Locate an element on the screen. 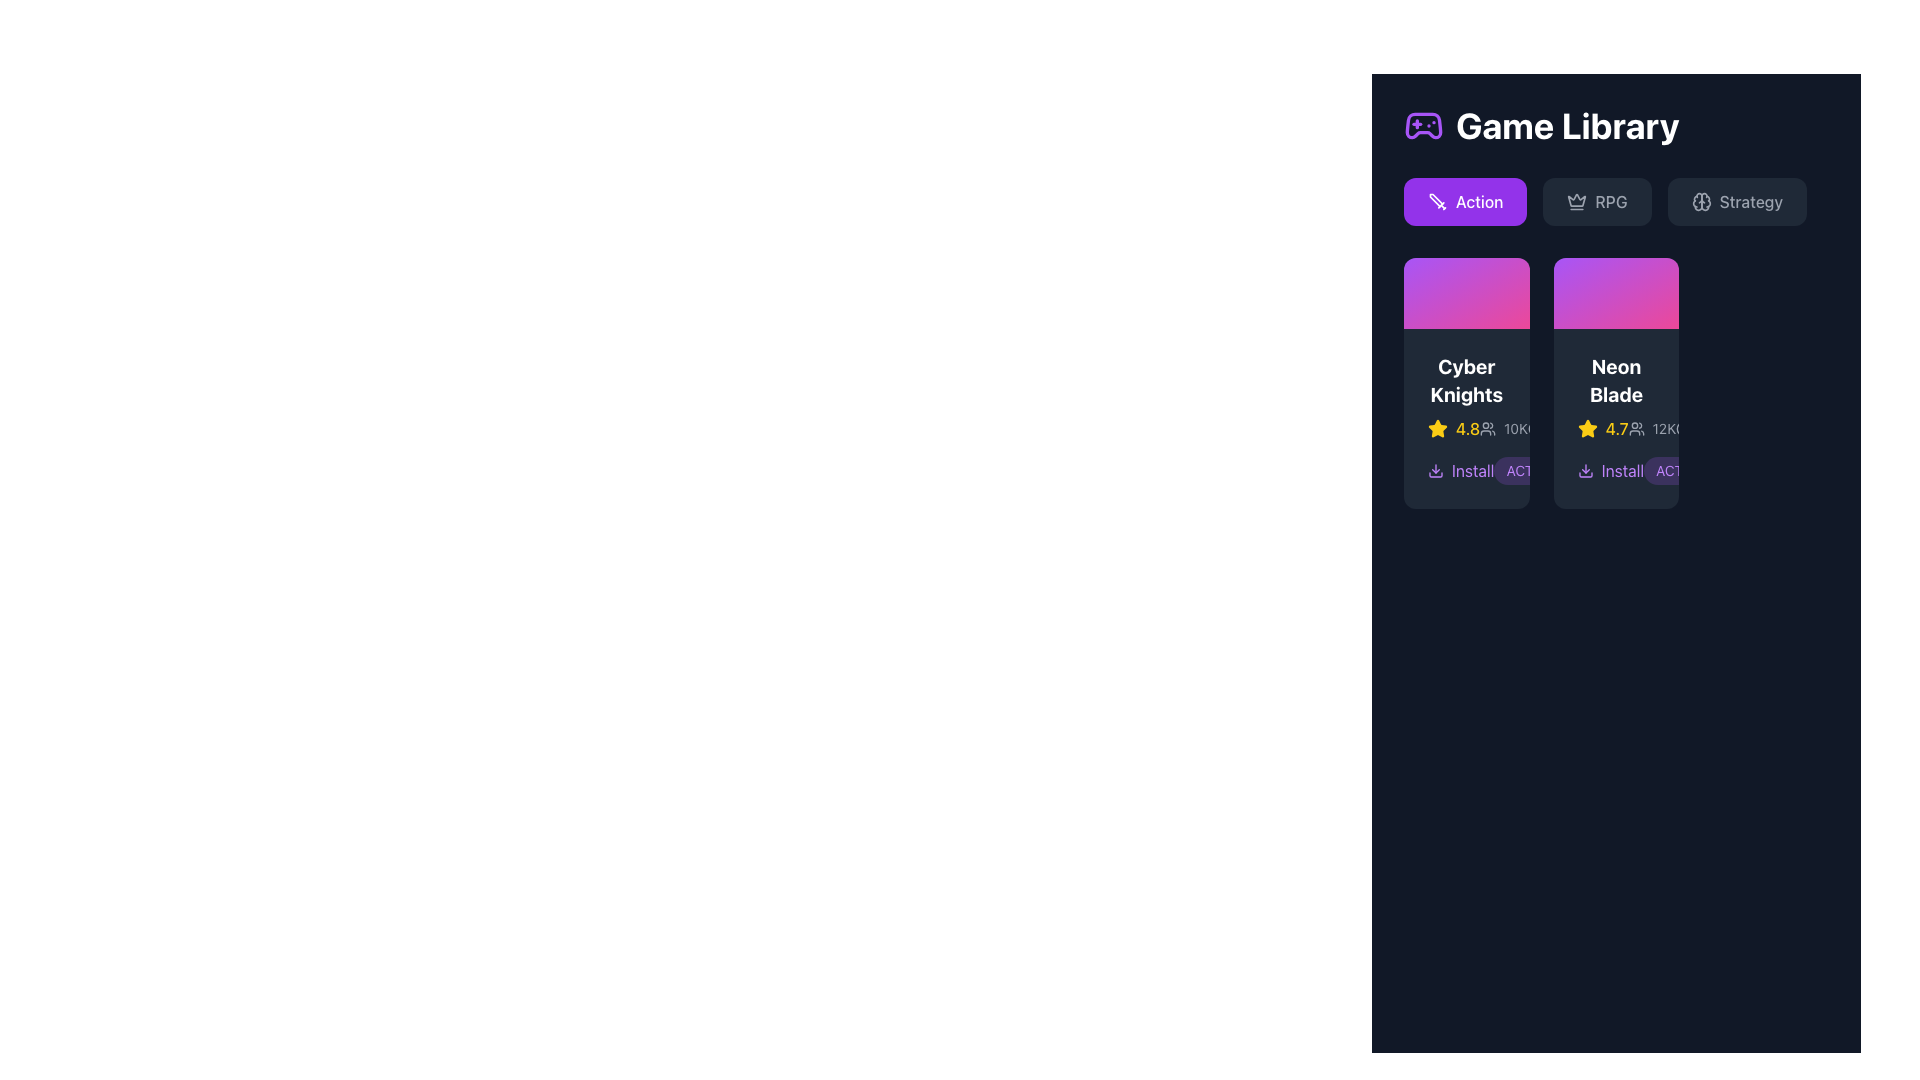 The image size is (1920, 1080). the text label displaying '4.7' which is styled with a yellow font color and positioned immediately to the right of the yellow star icon in the lower section of the 'Neon Blade' game card is located at coordinates (1617, 427).